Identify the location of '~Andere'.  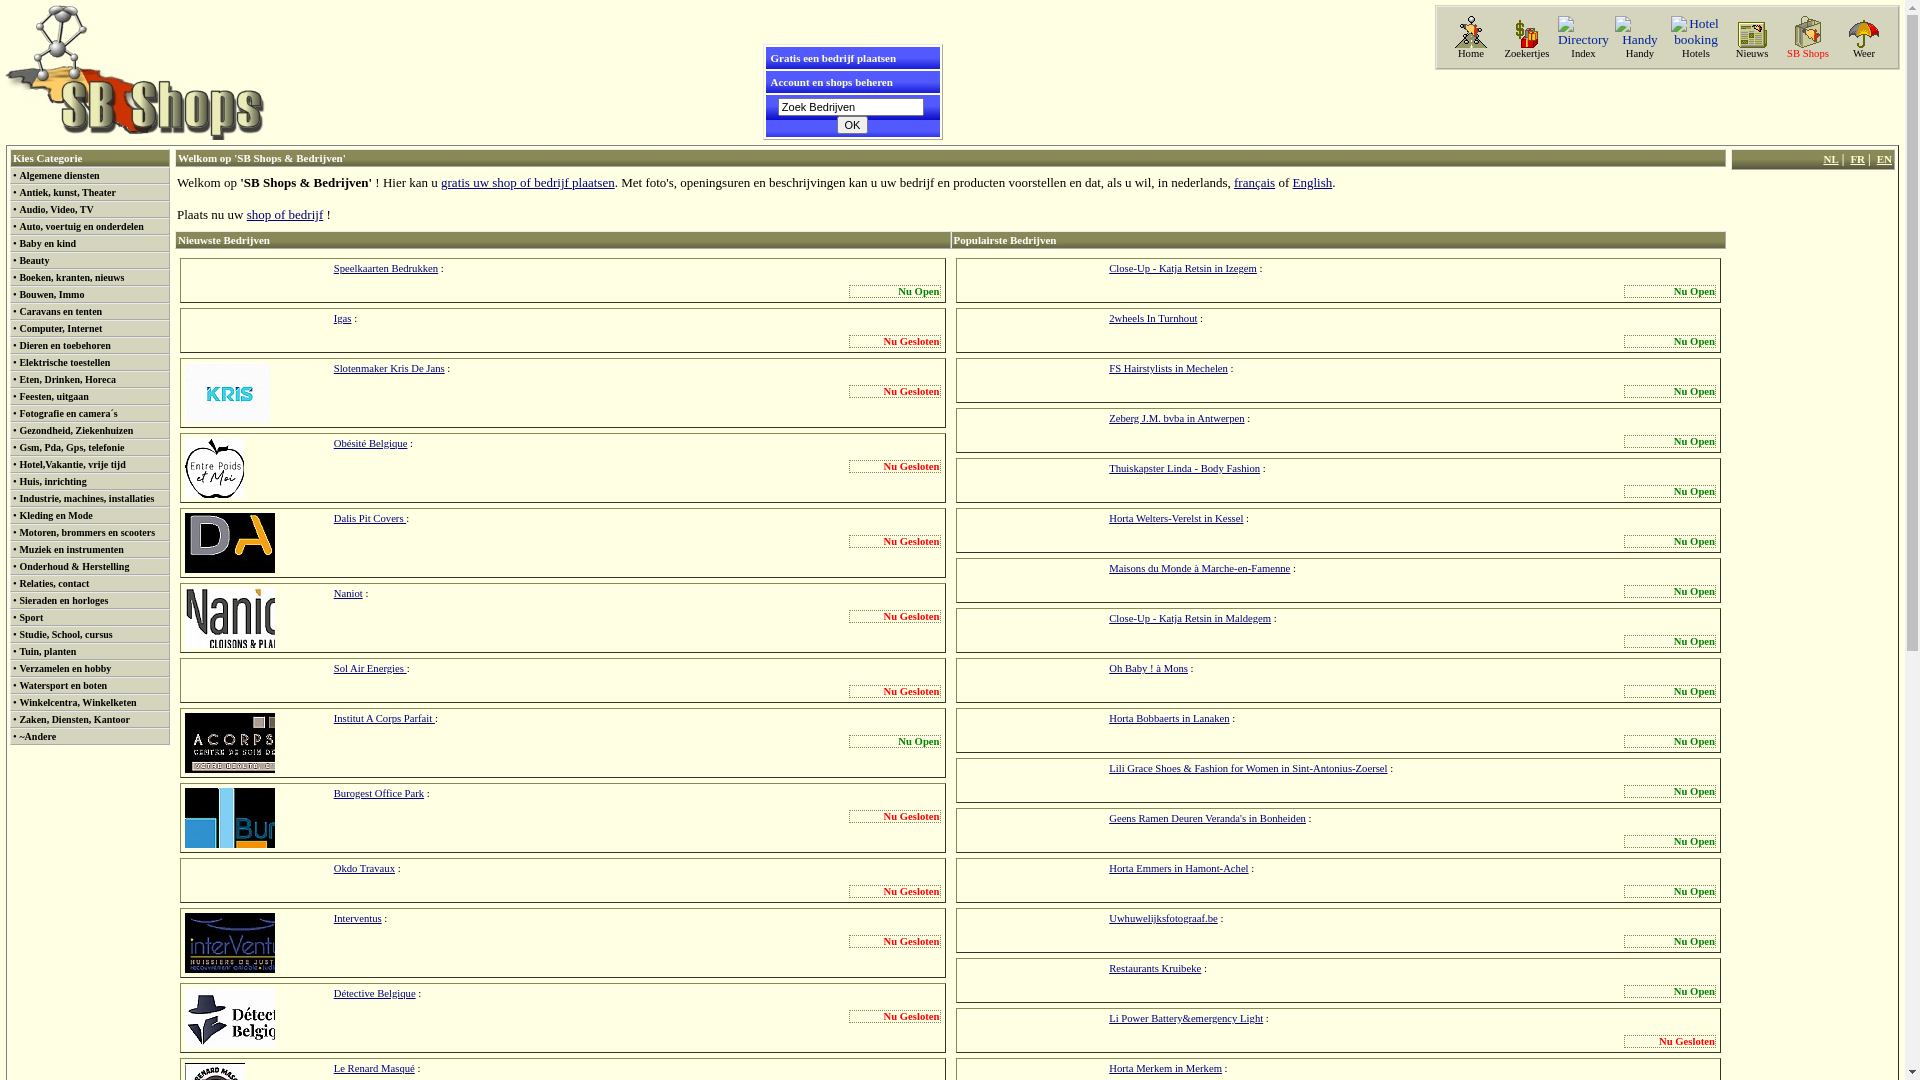
(37, 736).